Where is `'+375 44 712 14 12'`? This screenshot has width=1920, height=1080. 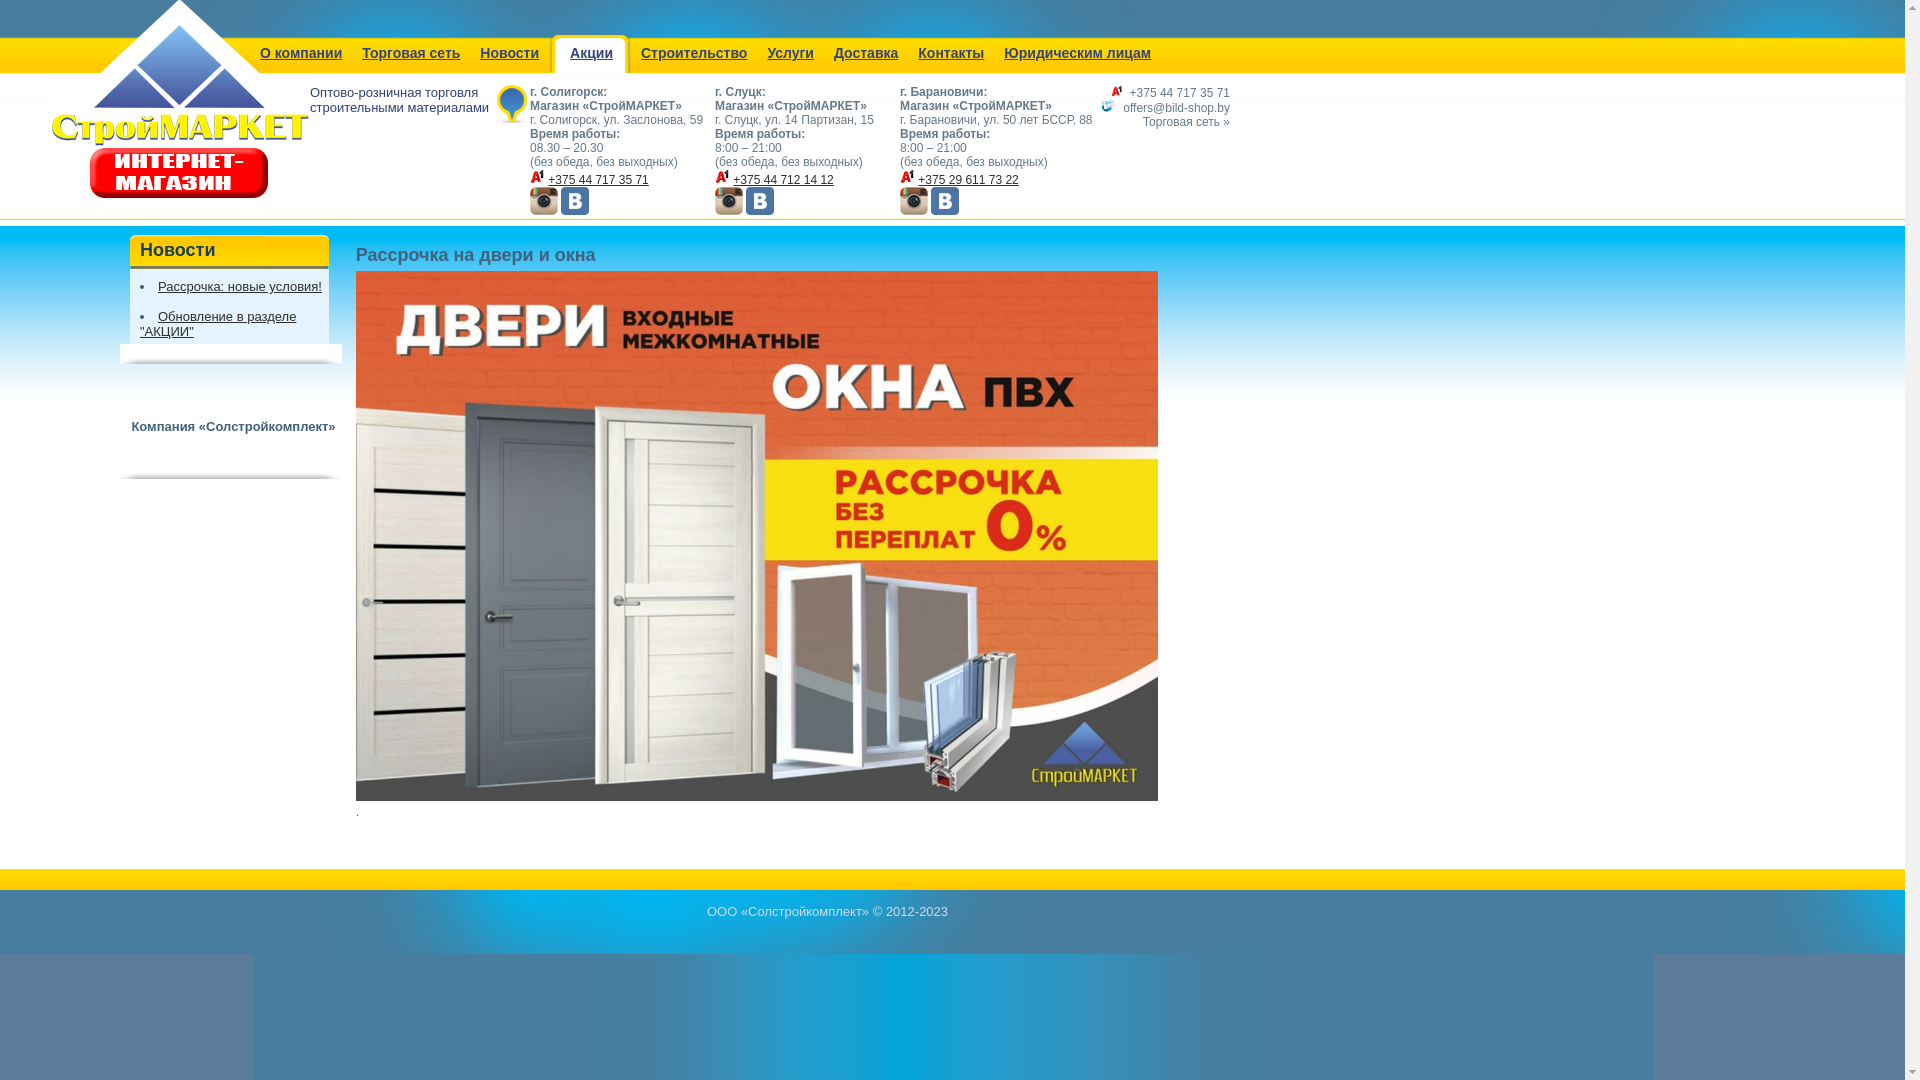 '+375 44 712 14 12' is located at coordinates (781, 180).